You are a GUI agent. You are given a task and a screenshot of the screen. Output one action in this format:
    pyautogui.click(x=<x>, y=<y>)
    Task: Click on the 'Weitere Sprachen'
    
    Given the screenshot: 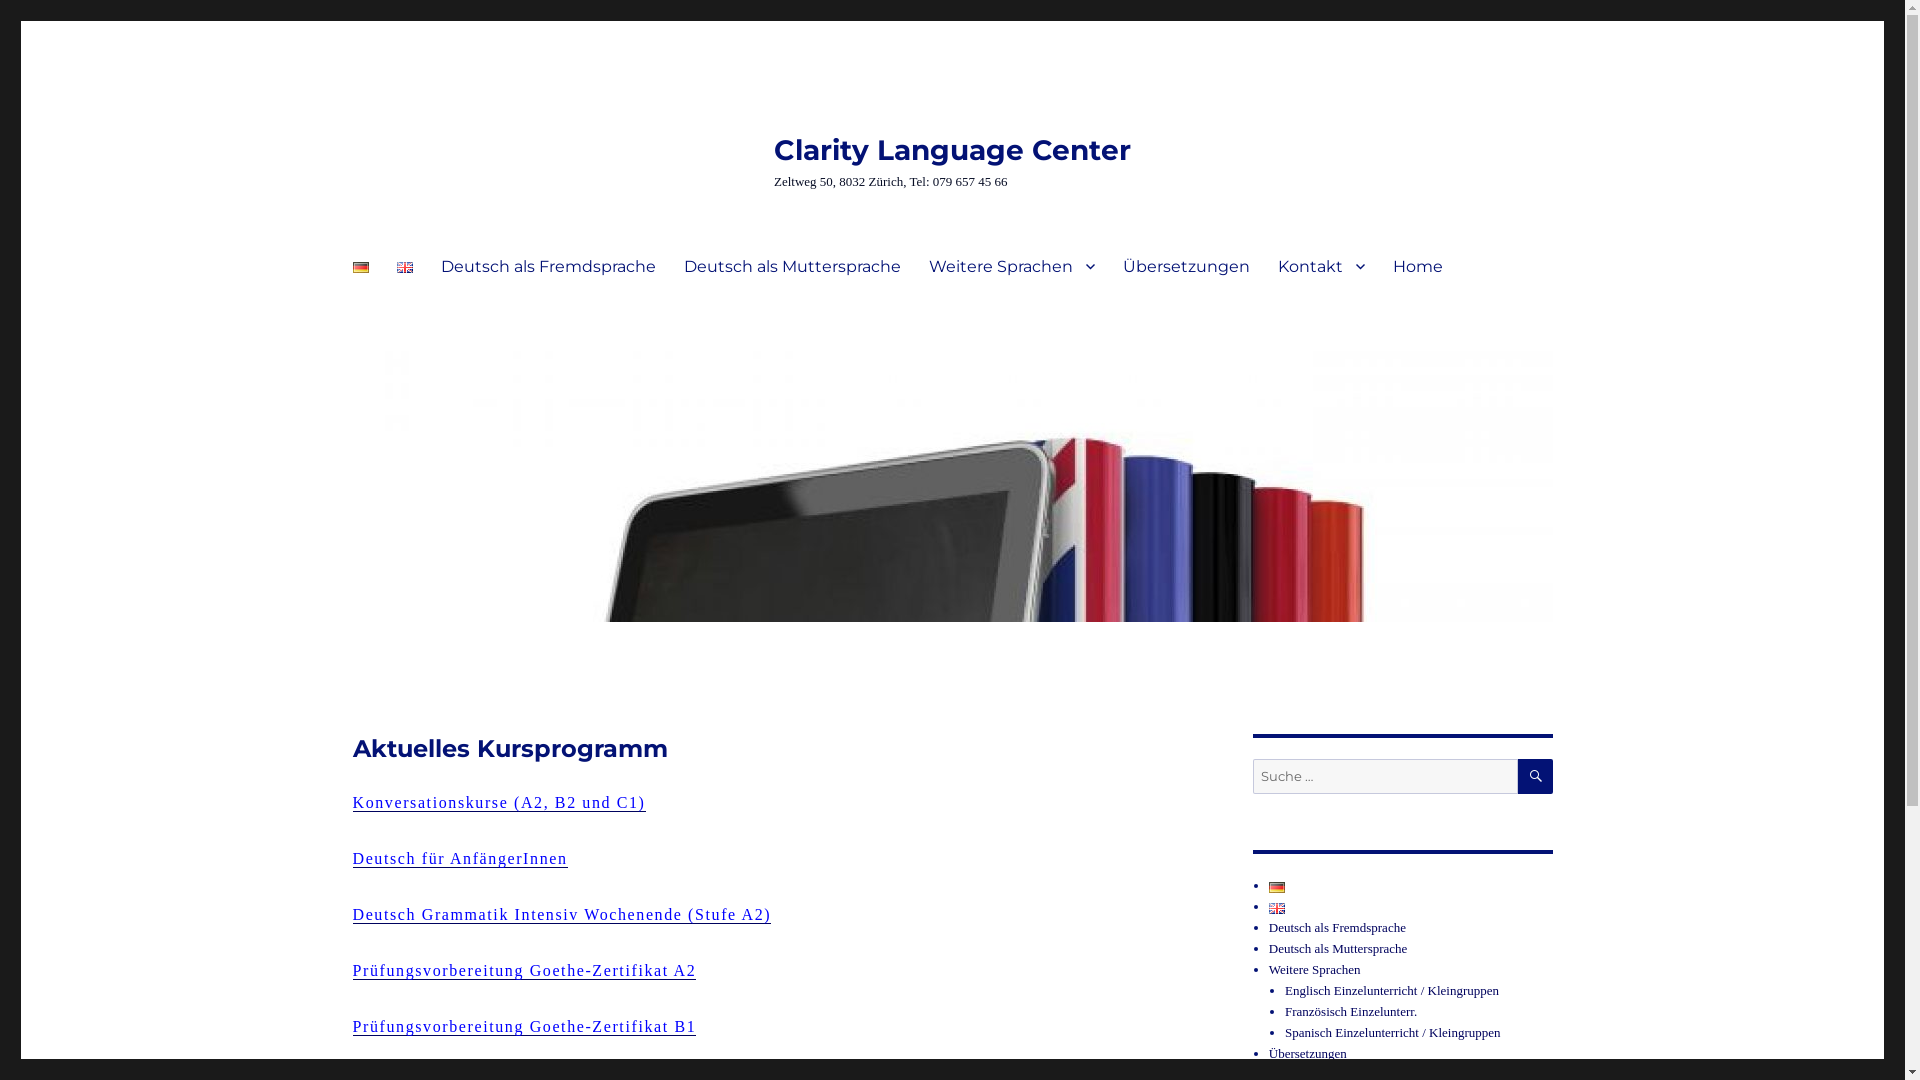 What is the action you would take?
    pyautogui.click(x=912, y=265)
    